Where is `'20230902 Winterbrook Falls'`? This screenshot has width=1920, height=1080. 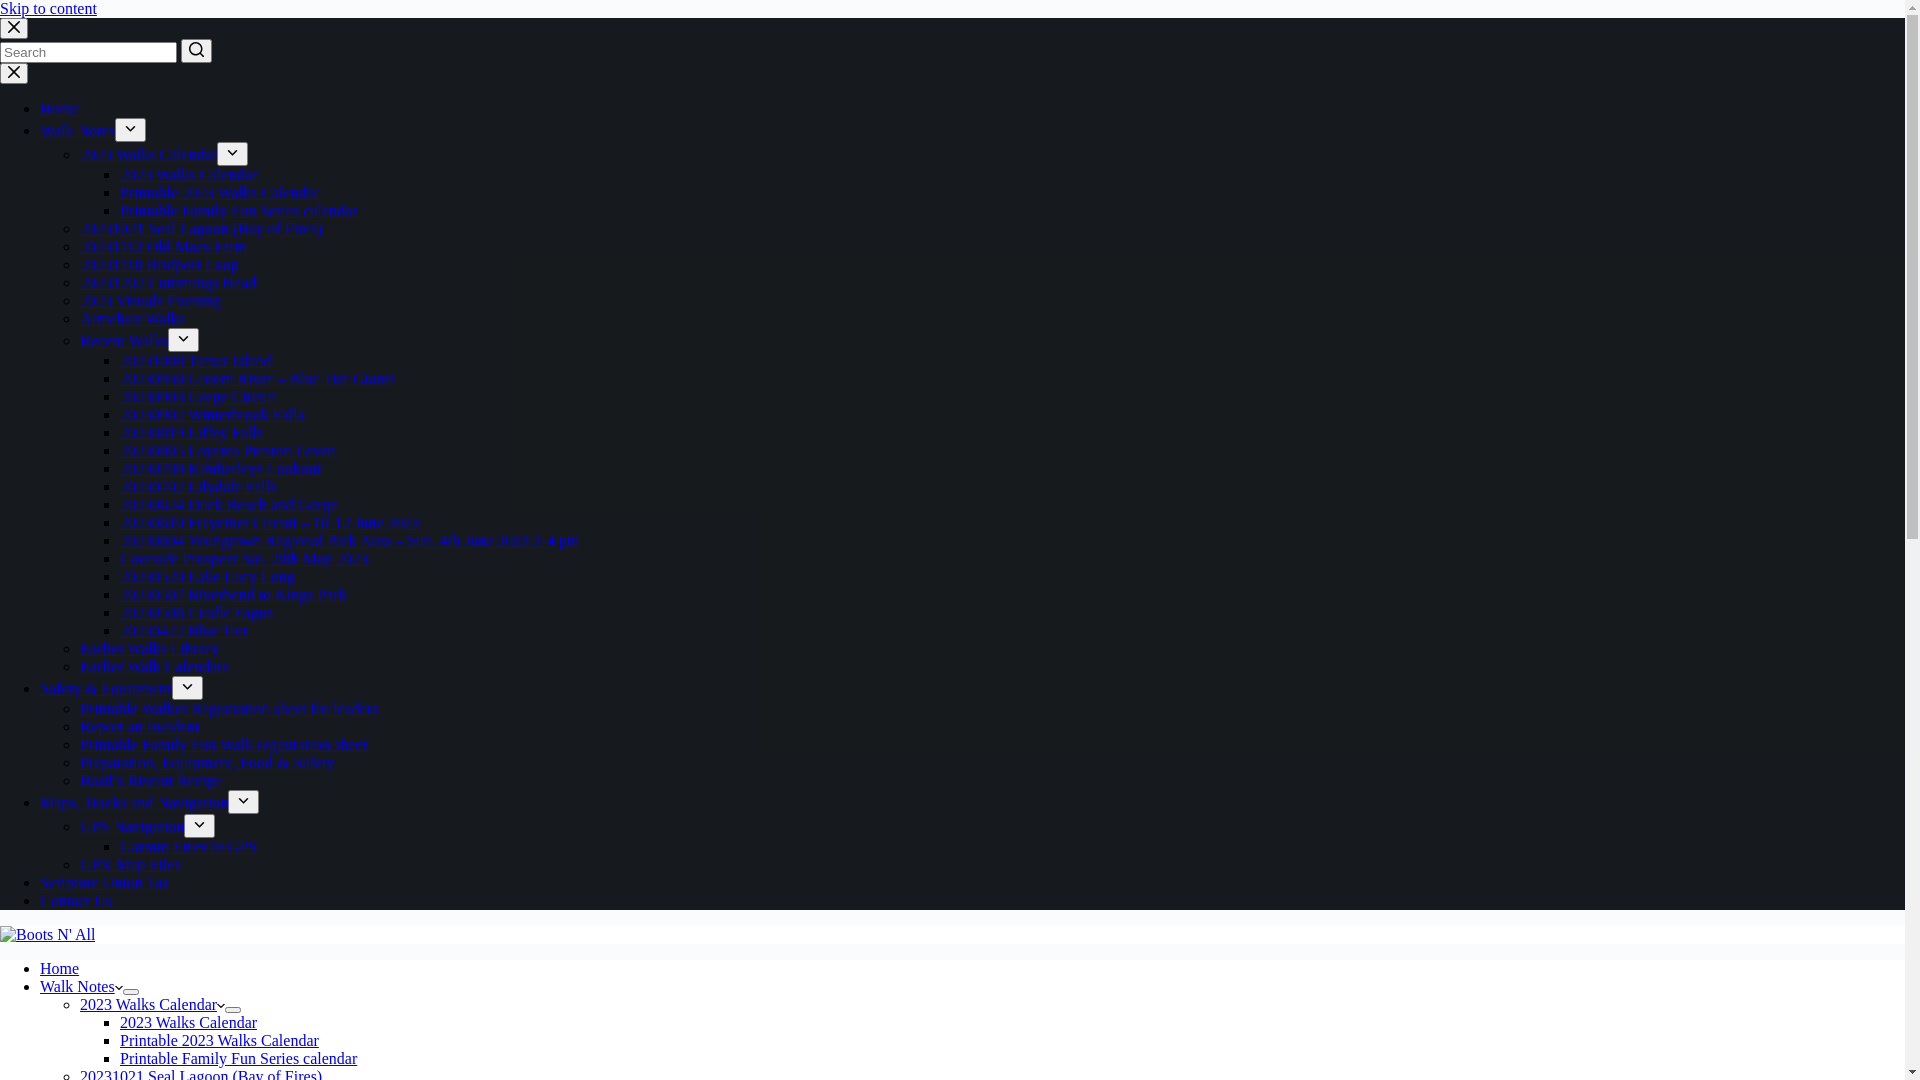 '20230902 Winterbrook Falls' is located at coordinates (211, 413).